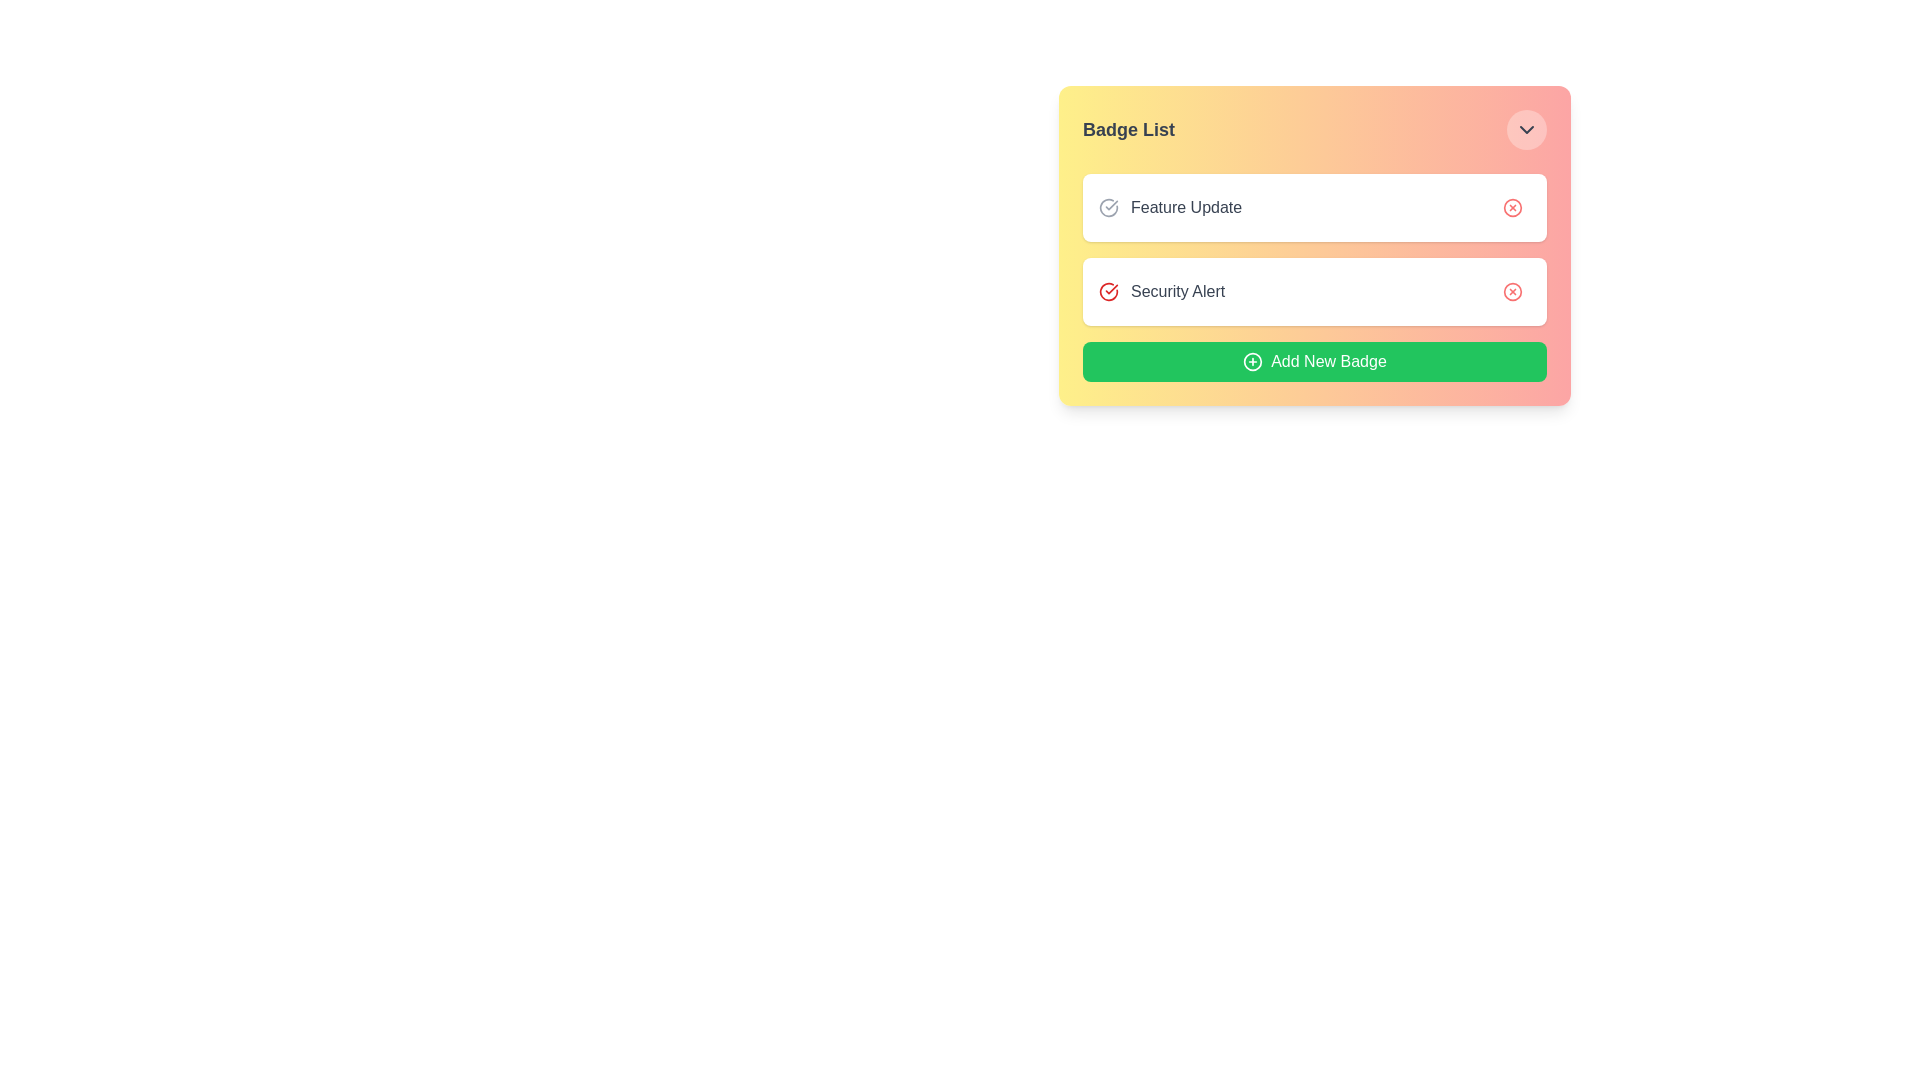 Image resolution: width=1920 pixels, height=1080 pixels. I want to click on the button located below 'Feature Update' and 'Security Alert', so click(1315, 362).